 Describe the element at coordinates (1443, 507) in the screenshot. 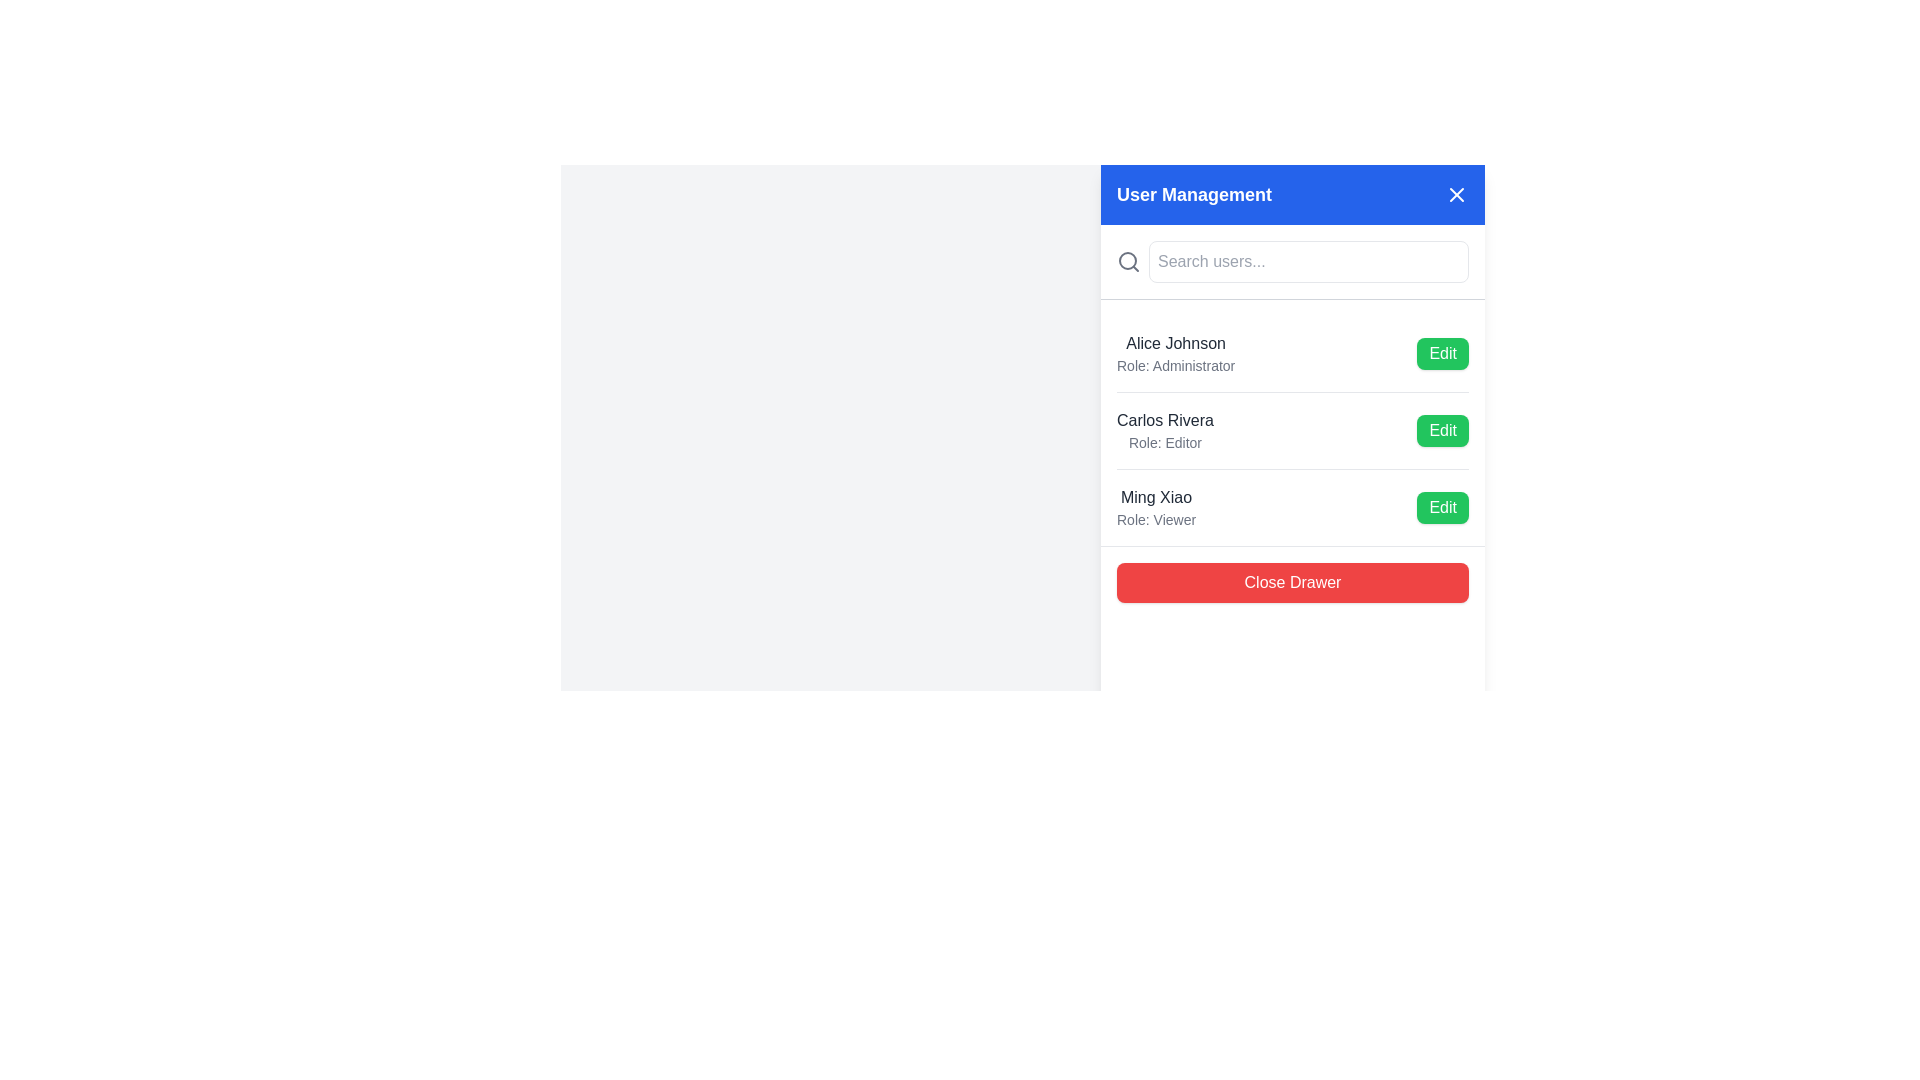

I see `the 'Edit' button with a green background located to the right of 'Ming Xiao' in the User Management section to initiate editing` at that location.